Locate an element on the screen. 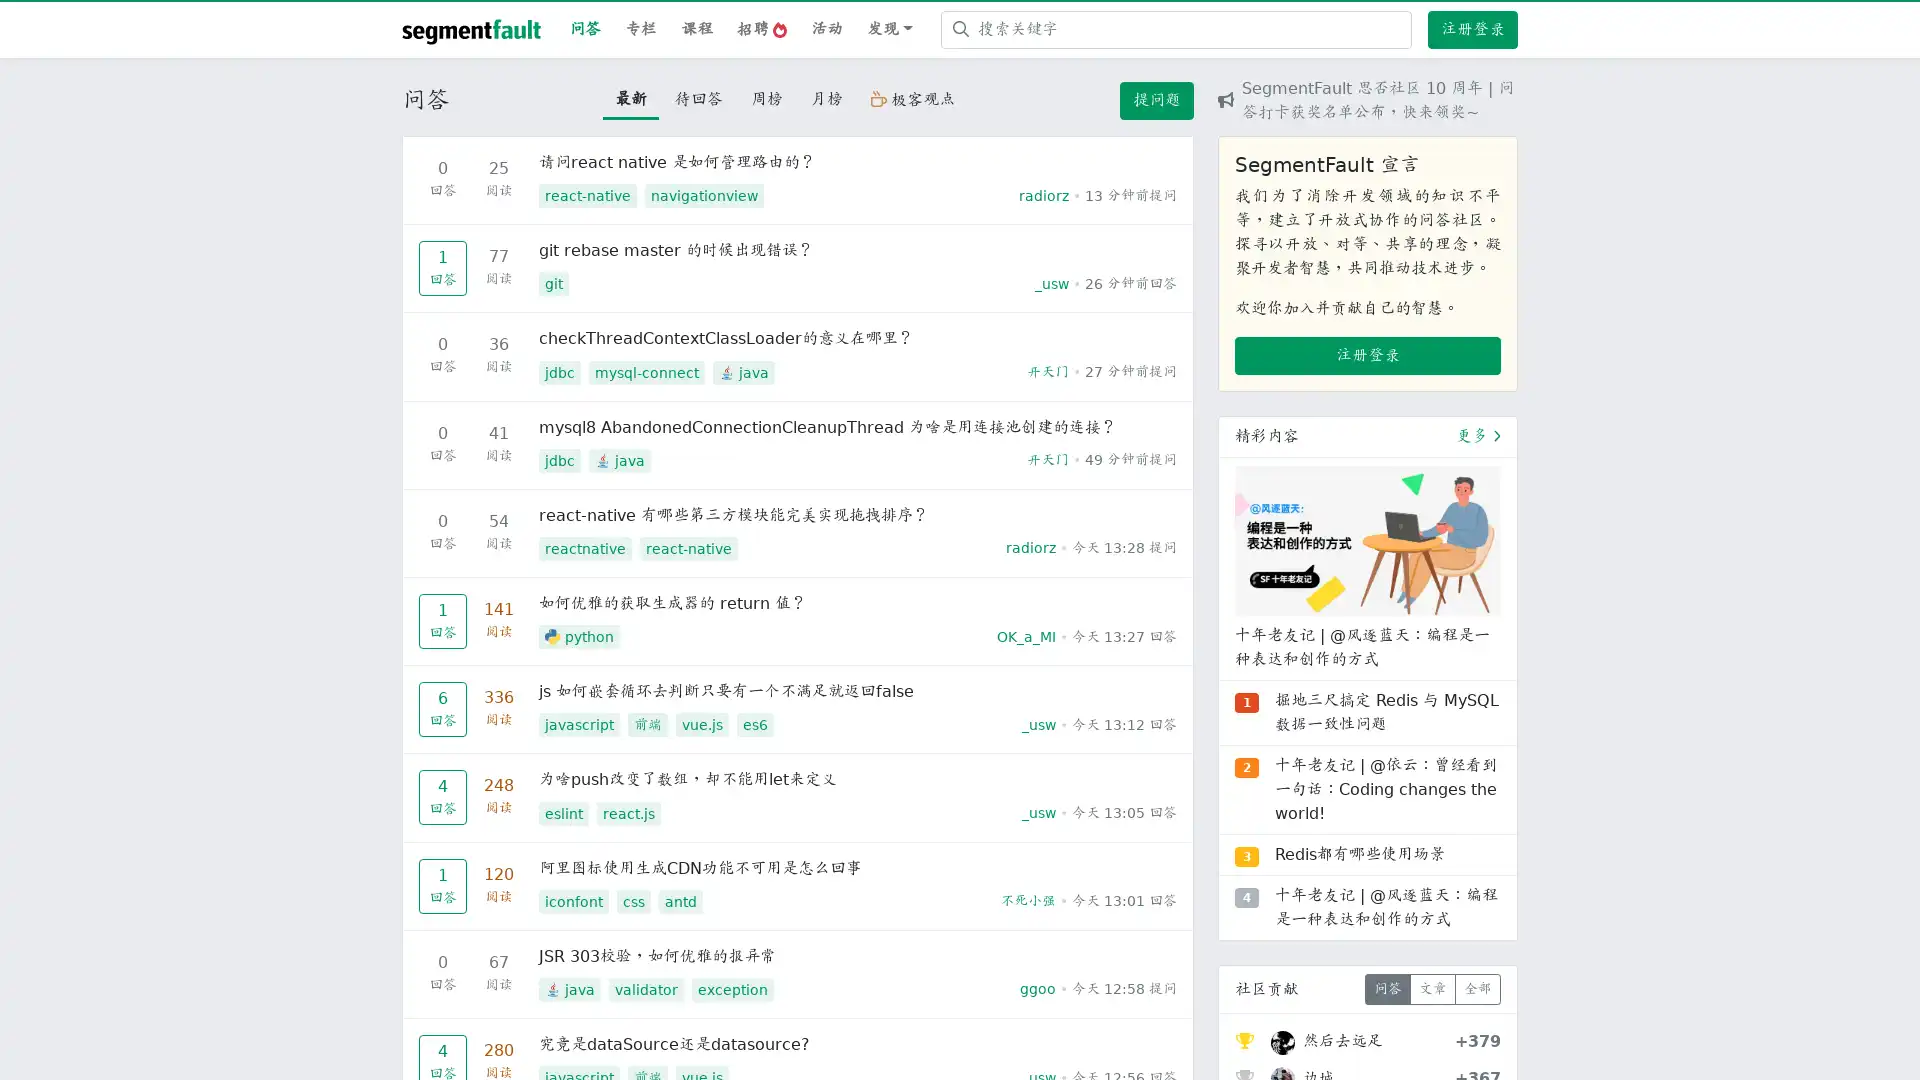 This screenshot has height=1080, width=1920. Slide 2 is located at coordinates (1367, 826).